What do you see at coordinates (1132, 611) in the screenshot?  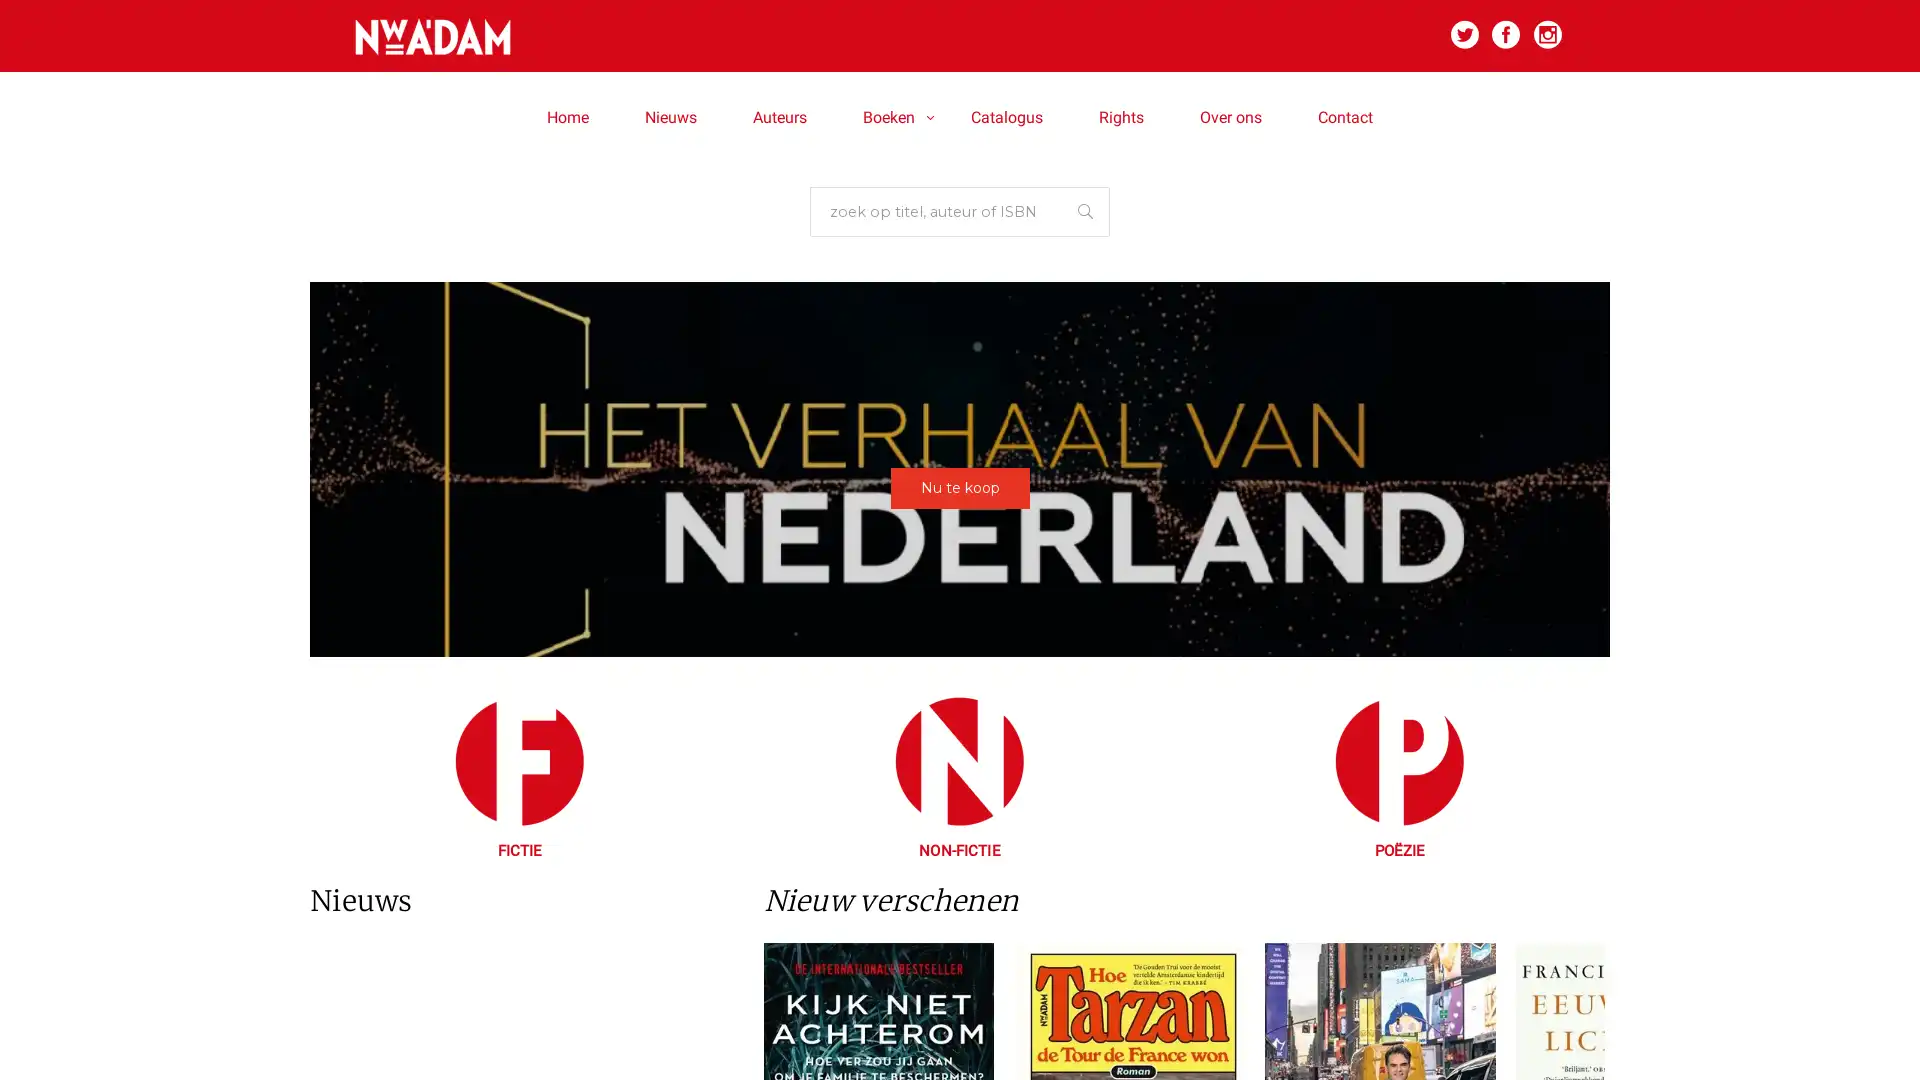 I see `Bekijk voorkeuren` at bounding box center [1132, 611].